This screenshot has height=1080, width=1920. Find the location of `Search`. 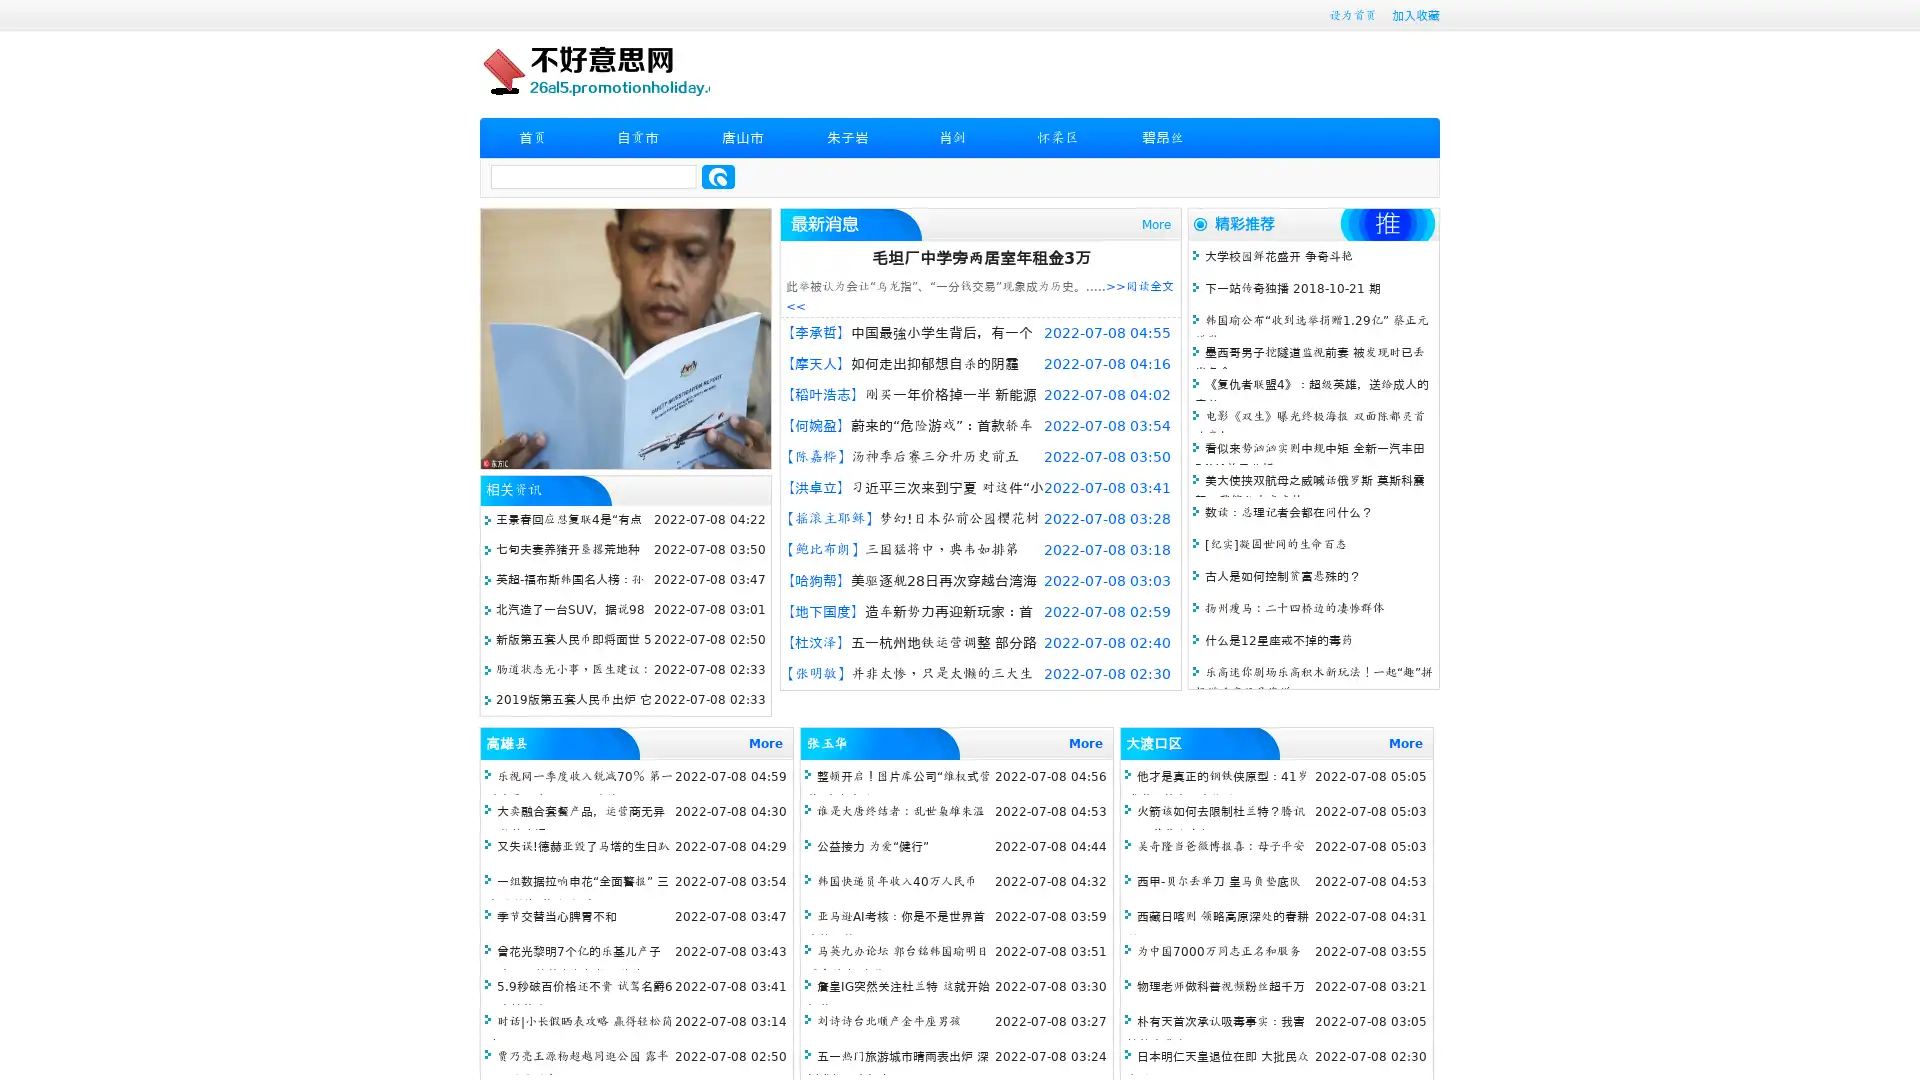

Search is located at coordinates (718, 176).